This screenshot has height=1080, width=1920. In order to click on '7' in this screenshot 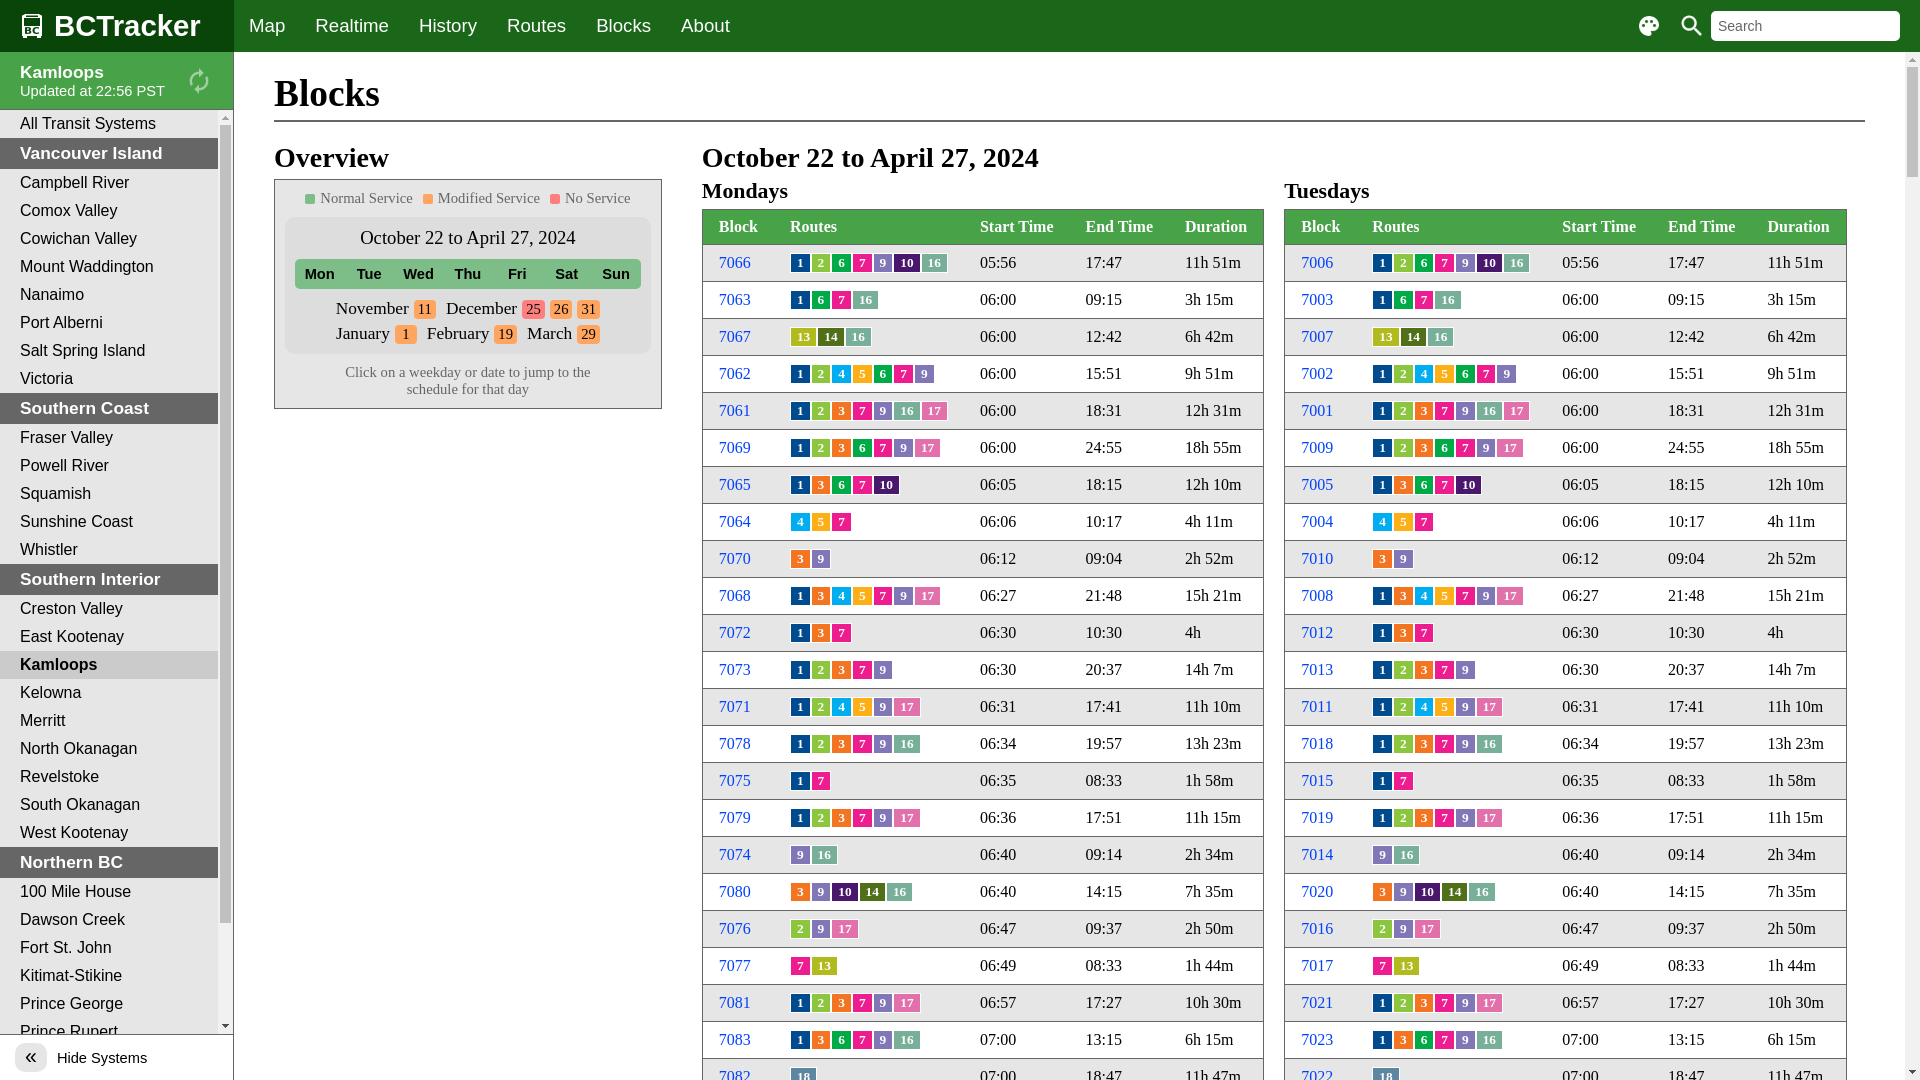, I will do `click(862, 817)`.